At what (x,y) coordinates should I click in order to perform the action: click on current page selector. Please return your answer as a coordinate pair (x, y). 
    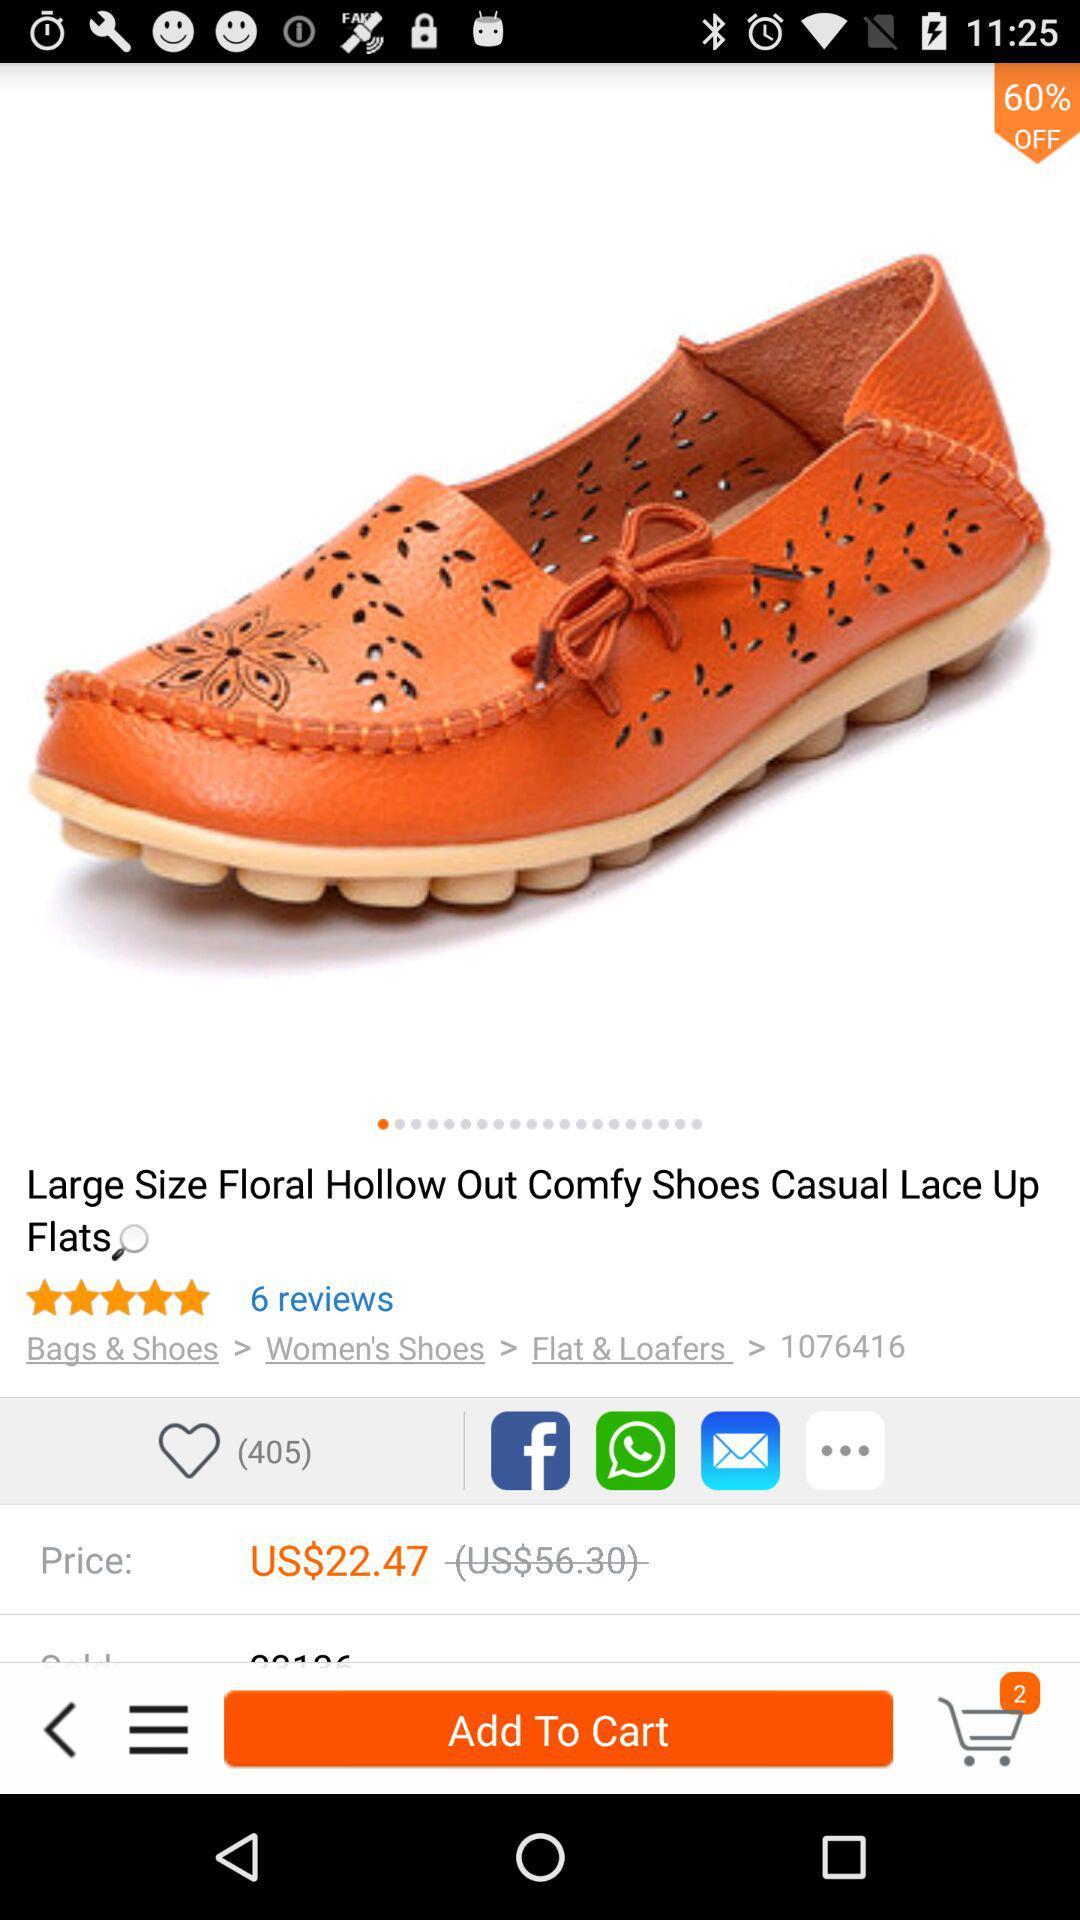
    Looking at the image, I should click on (383, 1124).